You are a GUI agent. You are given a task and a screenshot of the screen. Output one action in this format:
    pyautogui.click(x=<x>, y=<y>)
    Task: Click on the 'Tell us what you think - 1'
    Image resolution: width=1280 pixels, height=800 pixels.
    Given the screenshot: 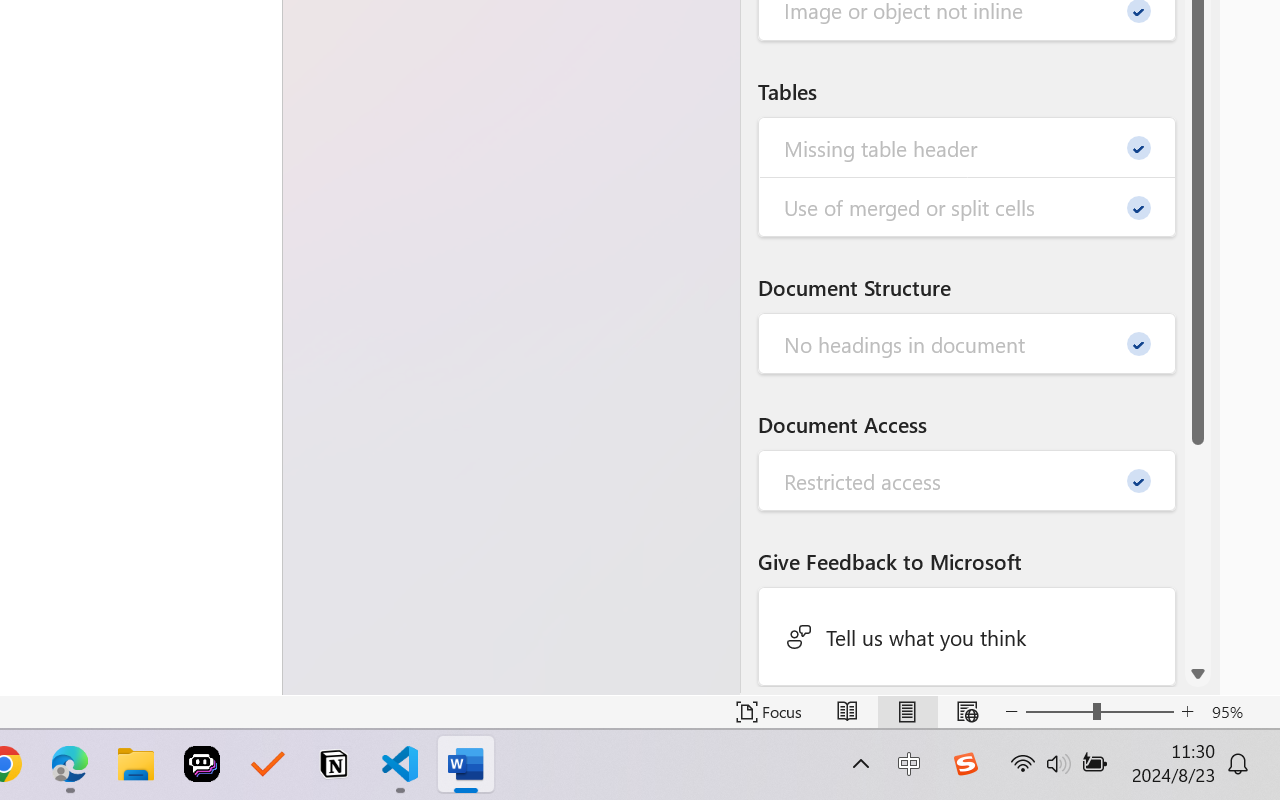 What is the action you would take?
    pyautogui.click(x=967, y=635)
    